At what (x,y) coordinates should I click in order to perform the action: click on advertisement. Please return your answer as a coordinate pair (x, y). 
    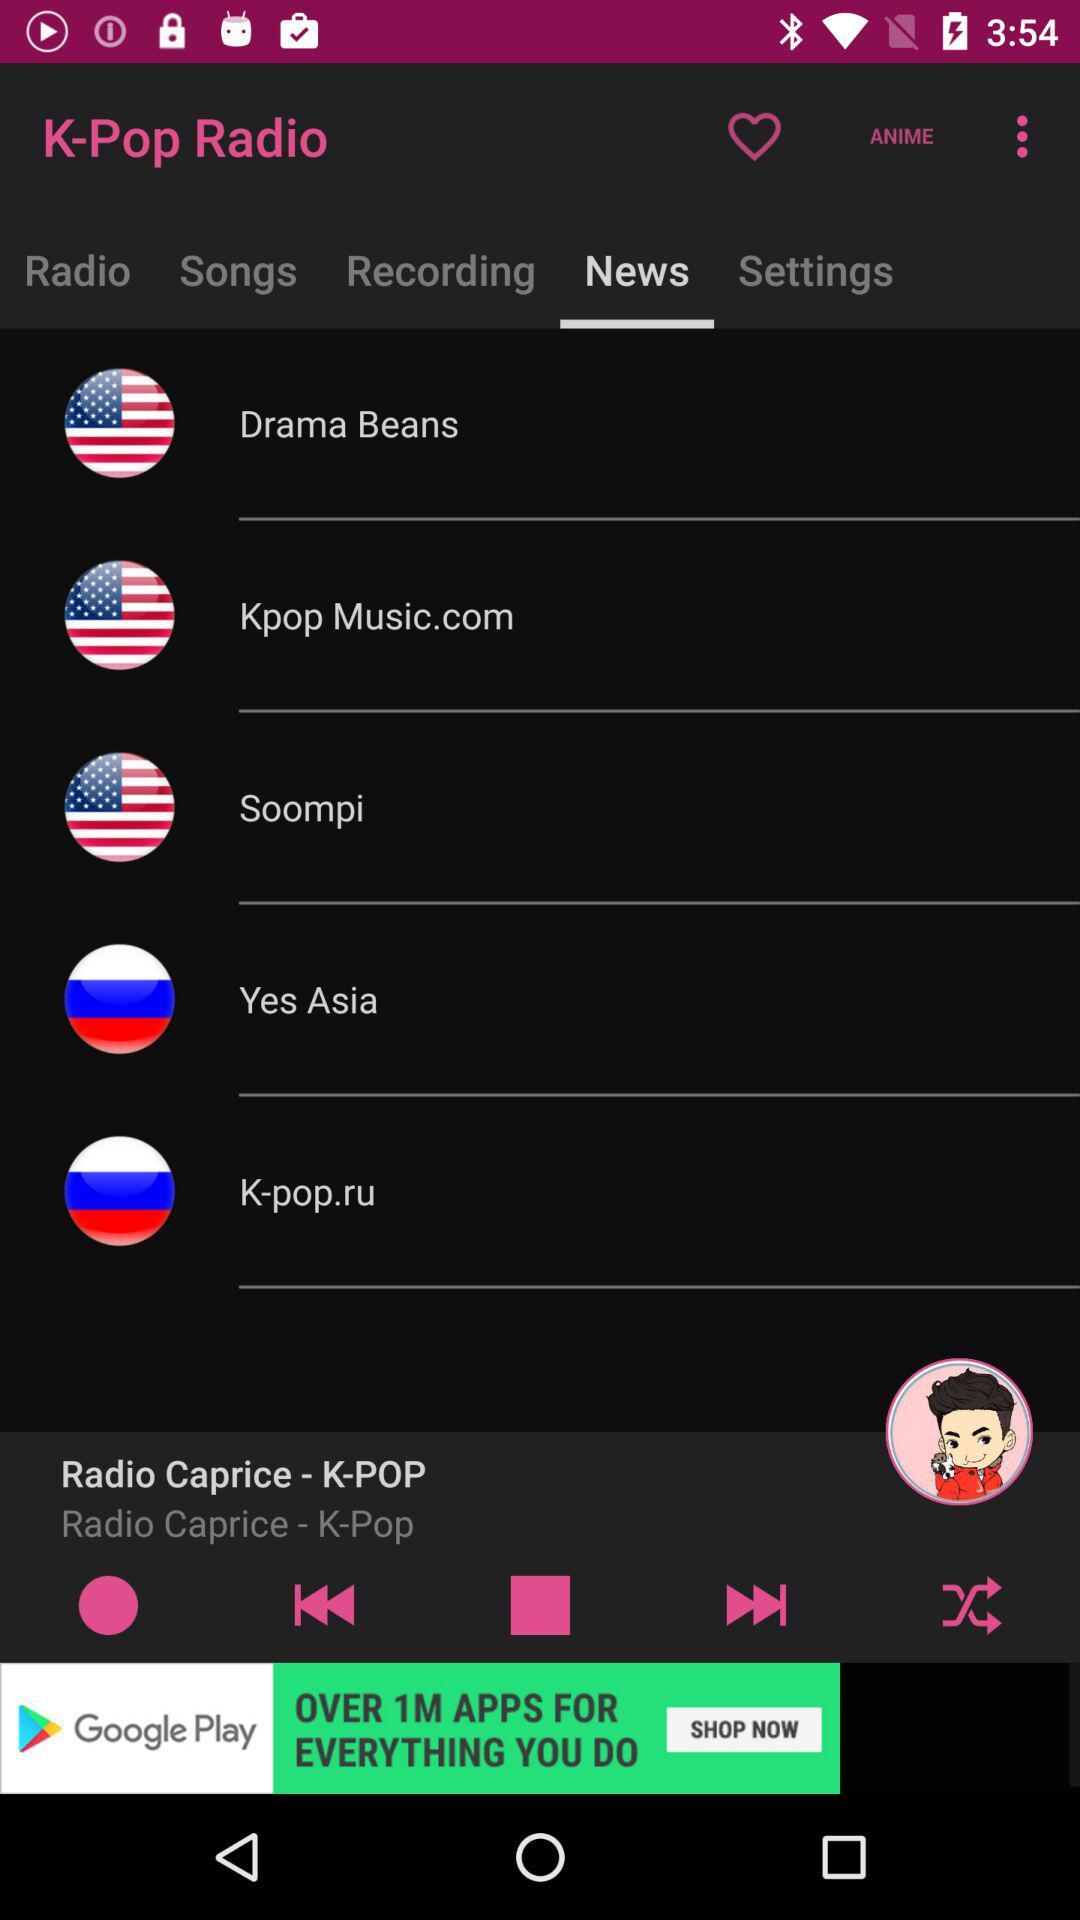
    Looking at the image, I should click on (540, 1727).